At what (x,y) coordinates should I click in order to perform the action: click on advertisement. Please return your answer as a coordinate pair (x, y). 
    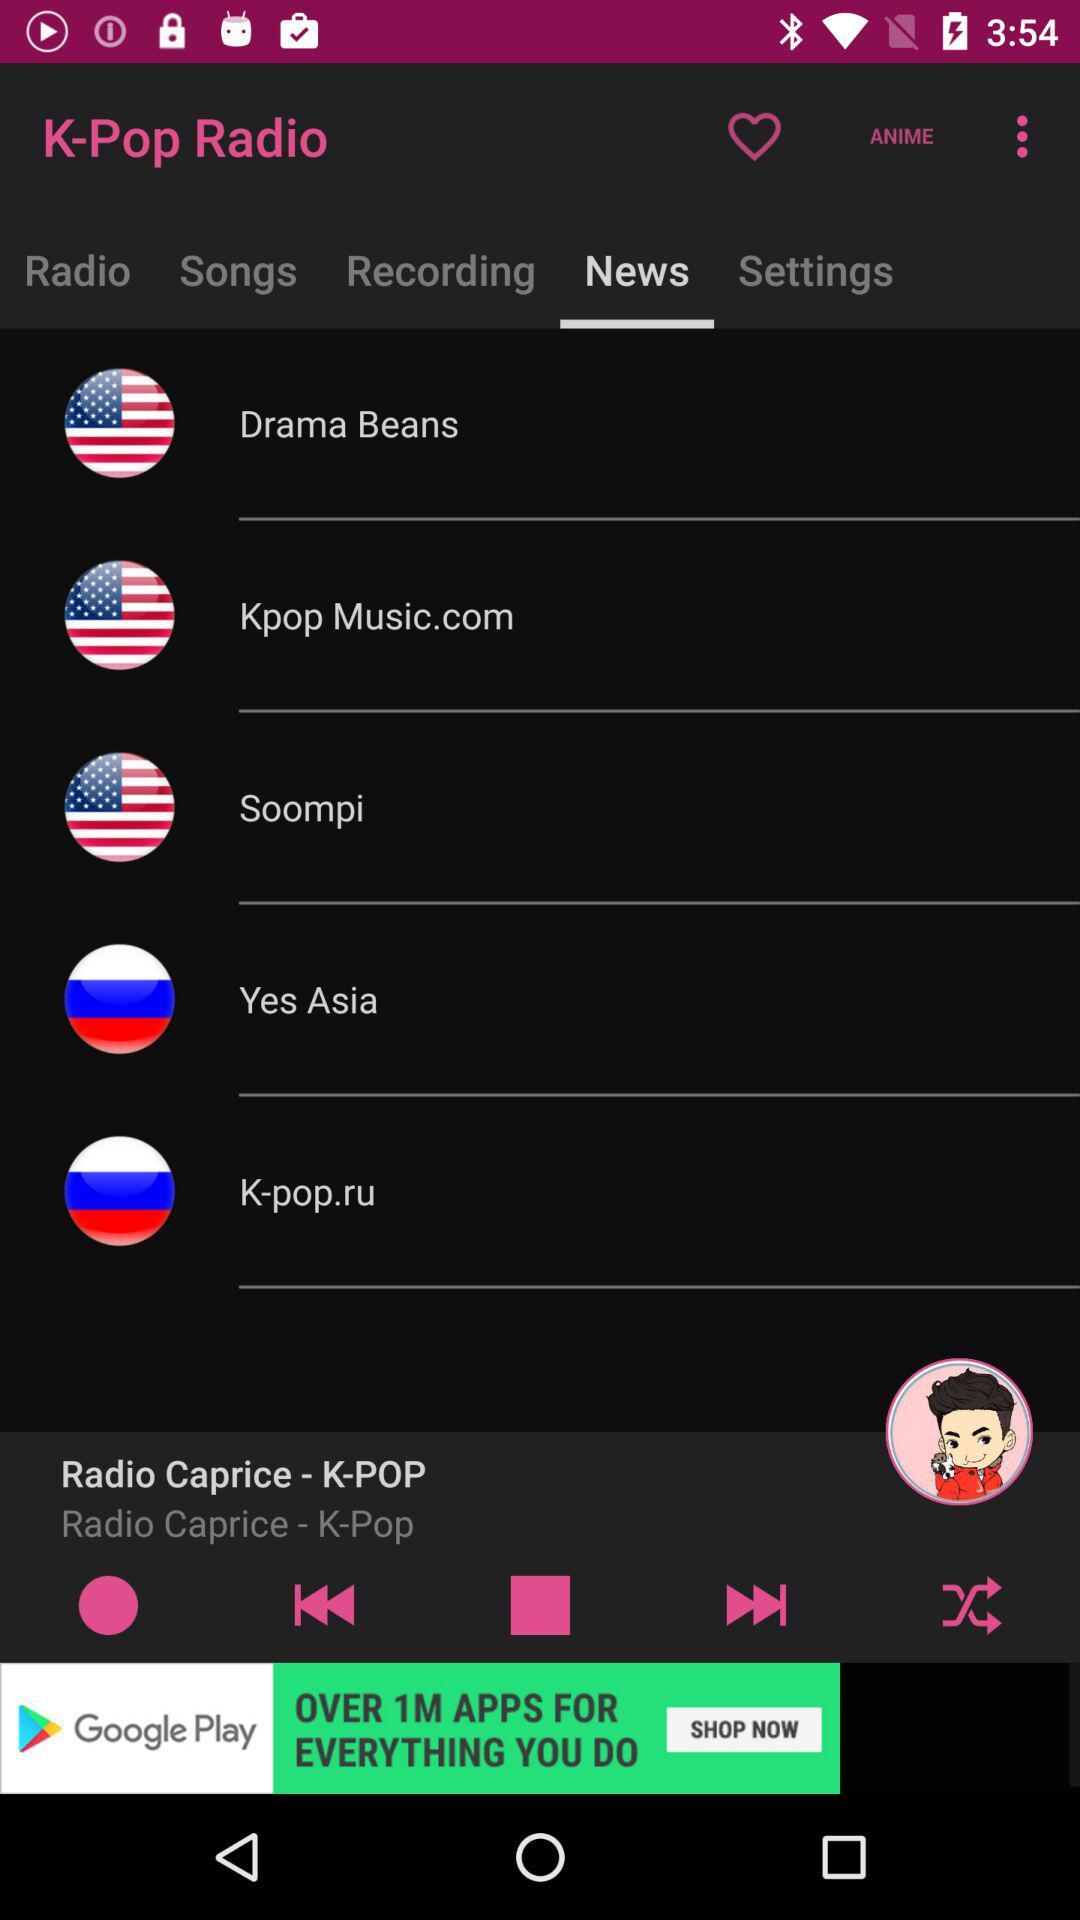
    Looking at the image, I should click on (540, 1727).